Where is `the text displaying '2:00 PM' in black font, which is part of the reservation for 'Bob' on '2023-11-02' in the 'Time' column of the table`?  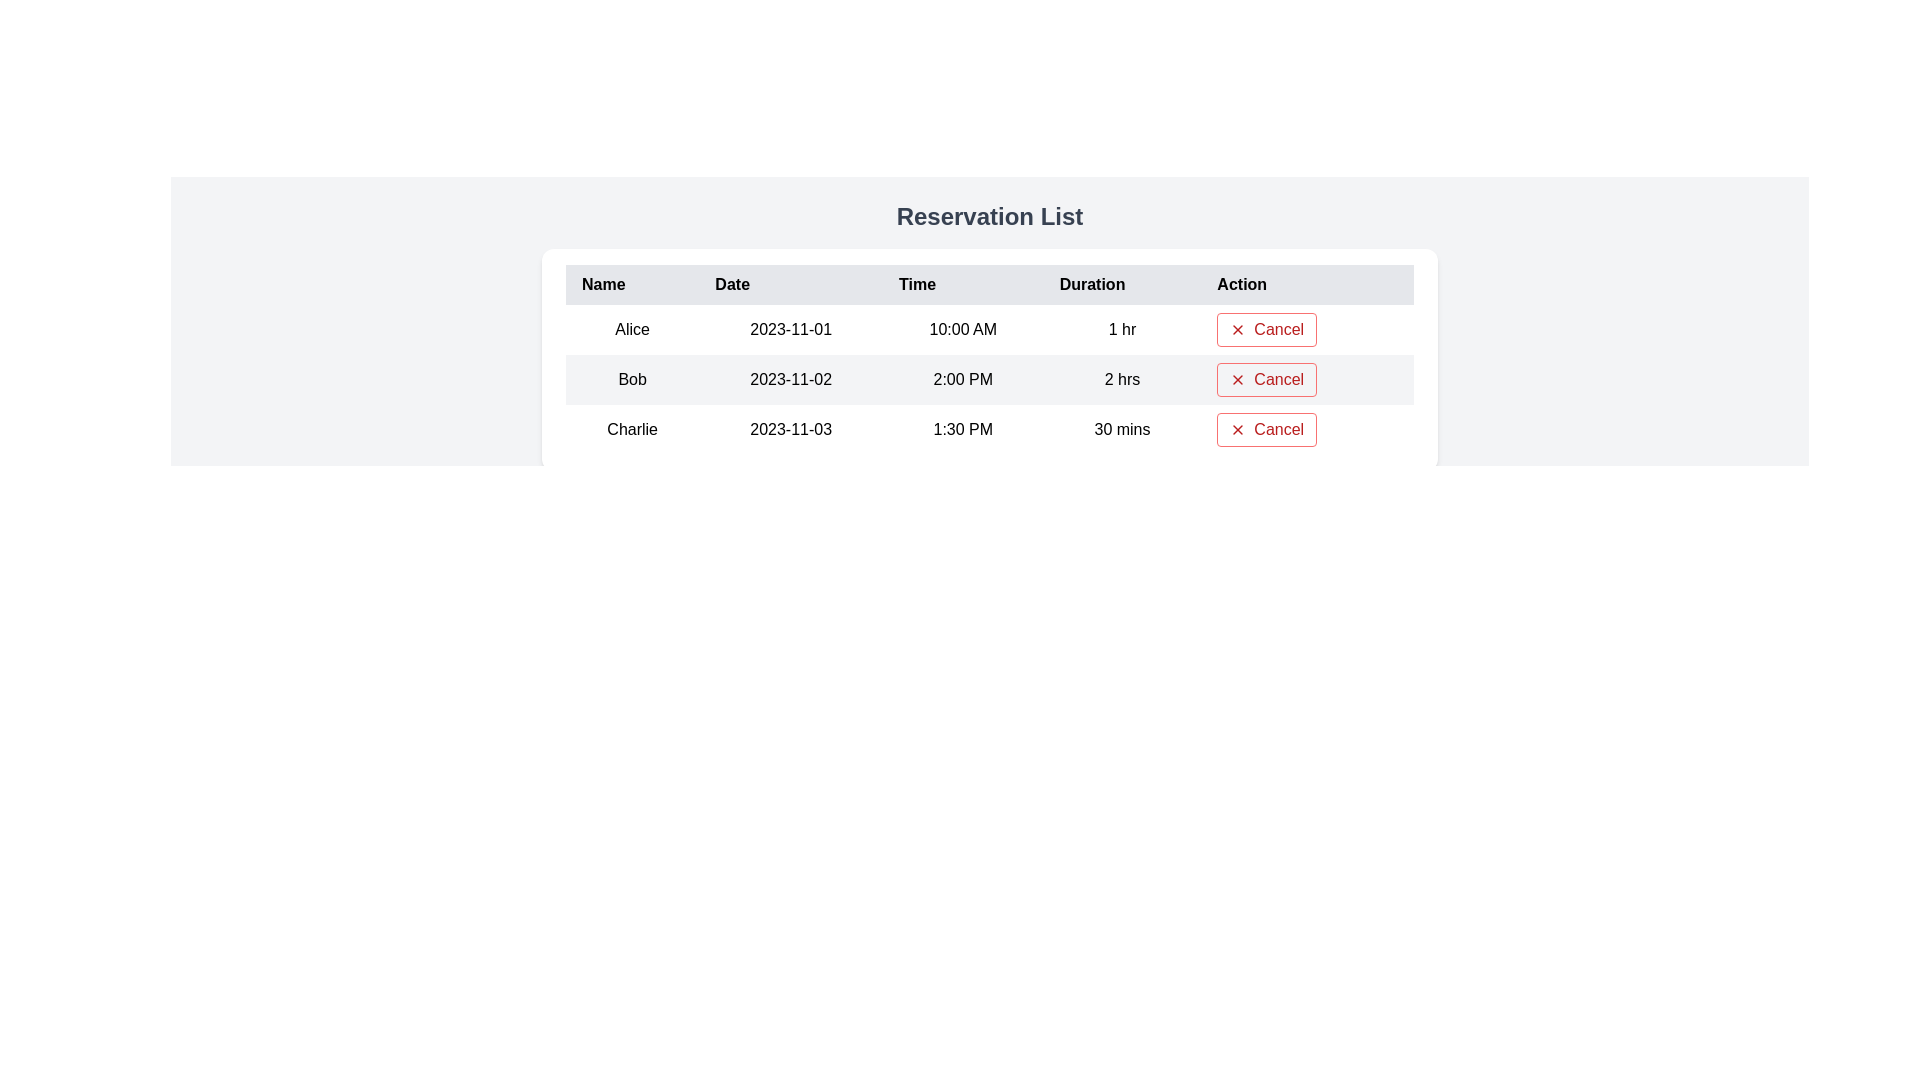
the text displaying '2:00 PM' in black font, which is part of the reservation for 'Bob' on '2023-11-02' in the 'Time' column of the table is located at coordinates (963, 380).